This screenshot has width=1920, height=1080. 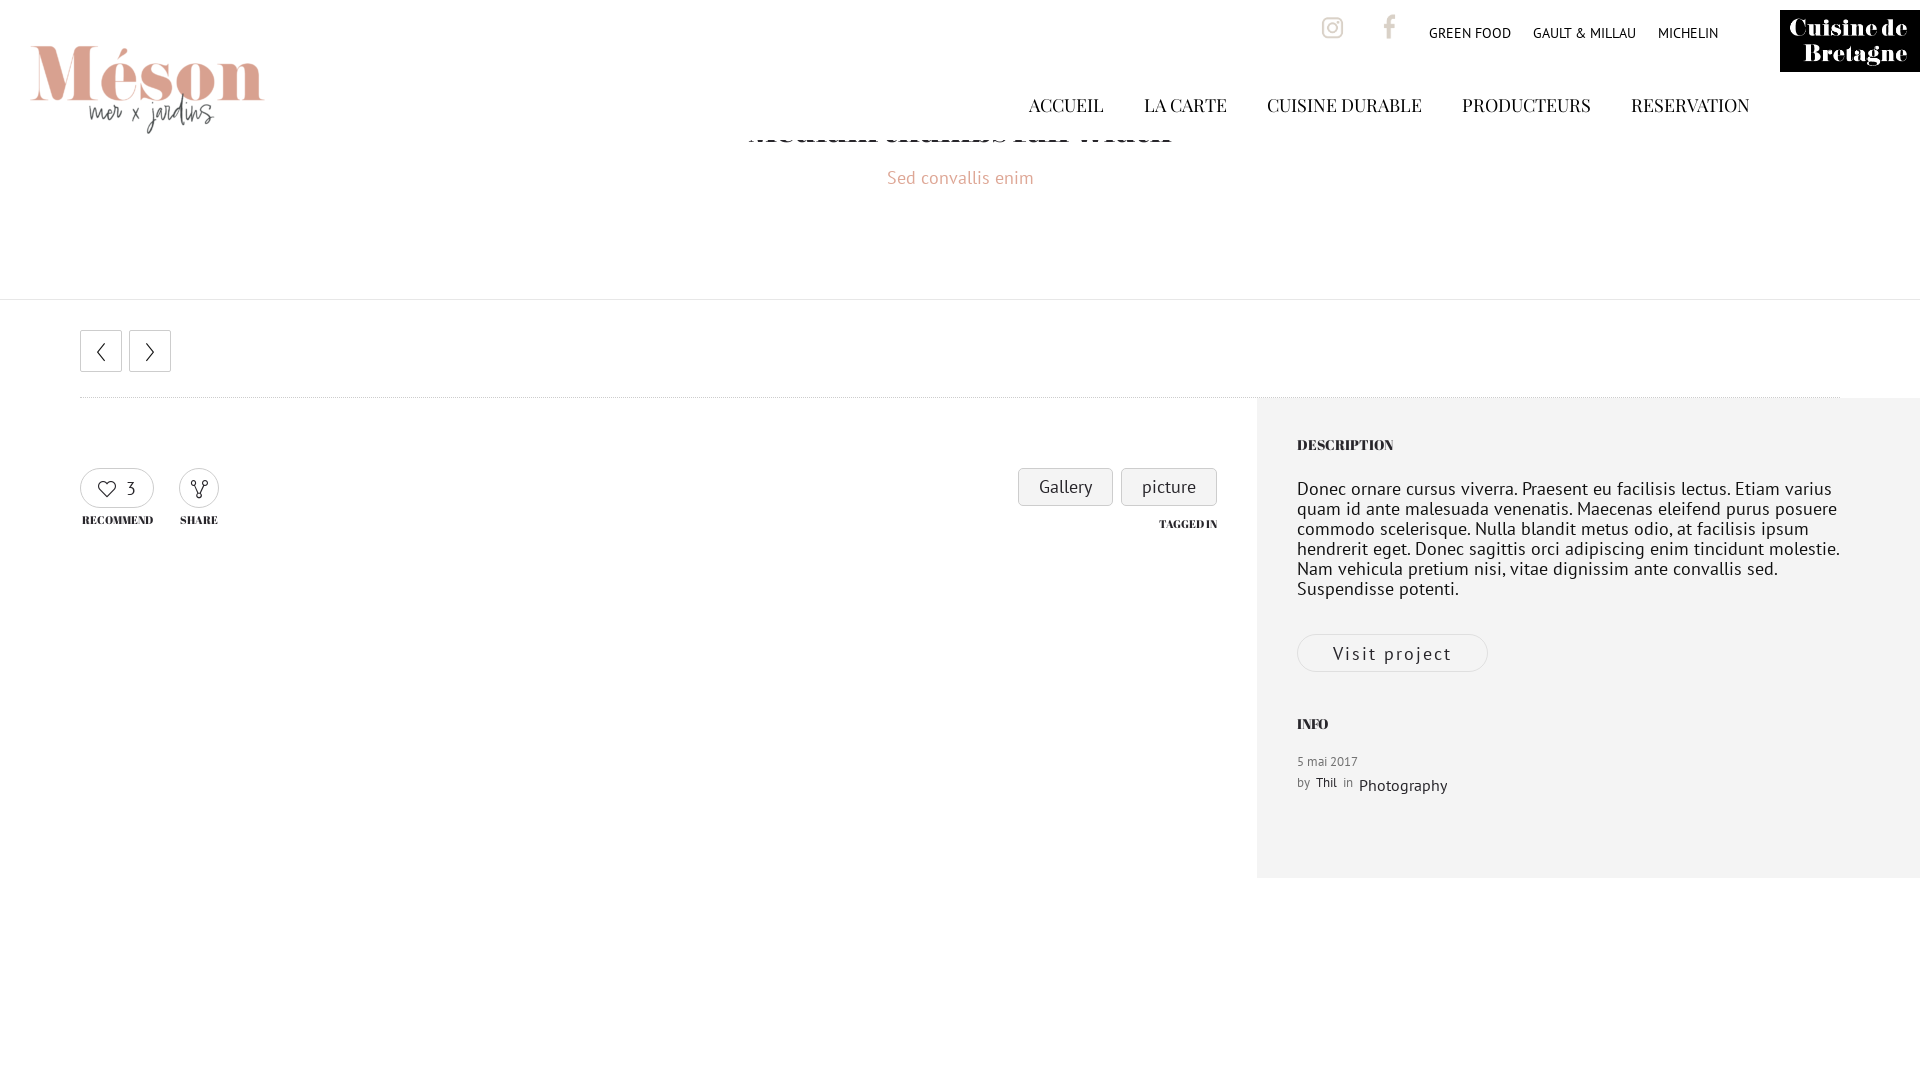 What do you see at coordinates (1326, 781) in the screenshot?
I see `'Thil'` at bounding box center [1326, 781].